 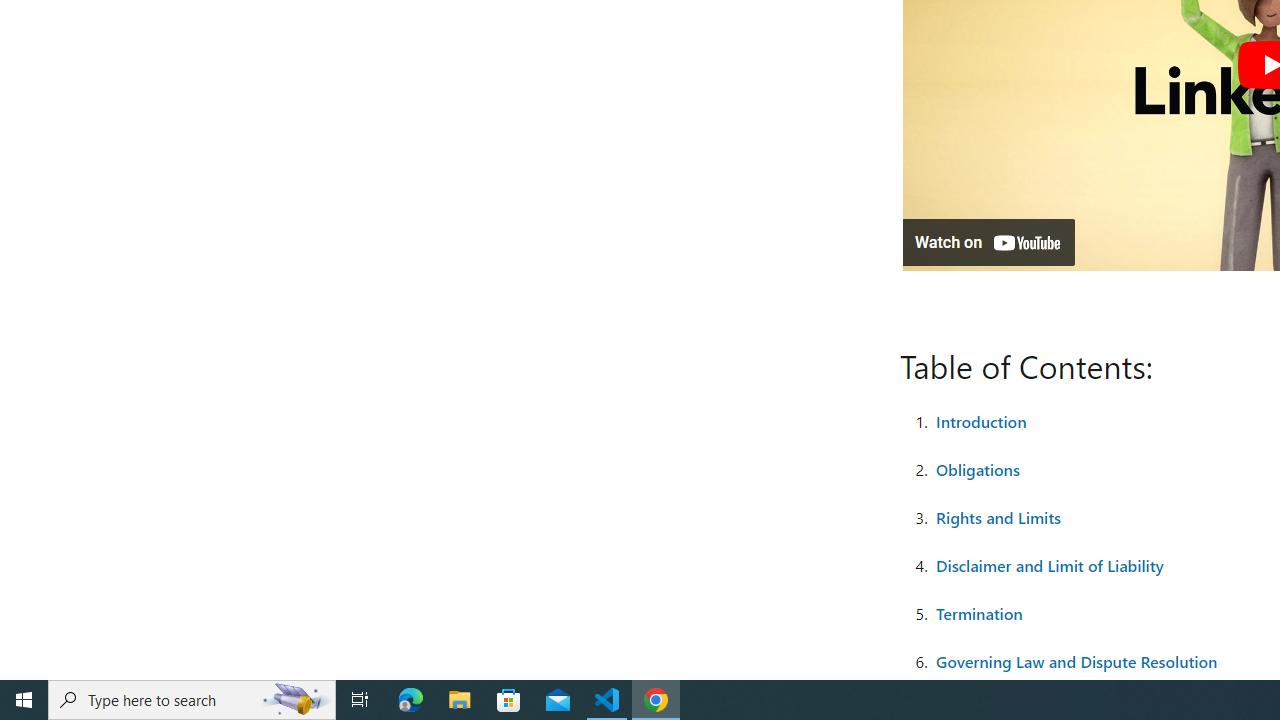 I want to click on 'Obligations', so click(x=977, y=469).